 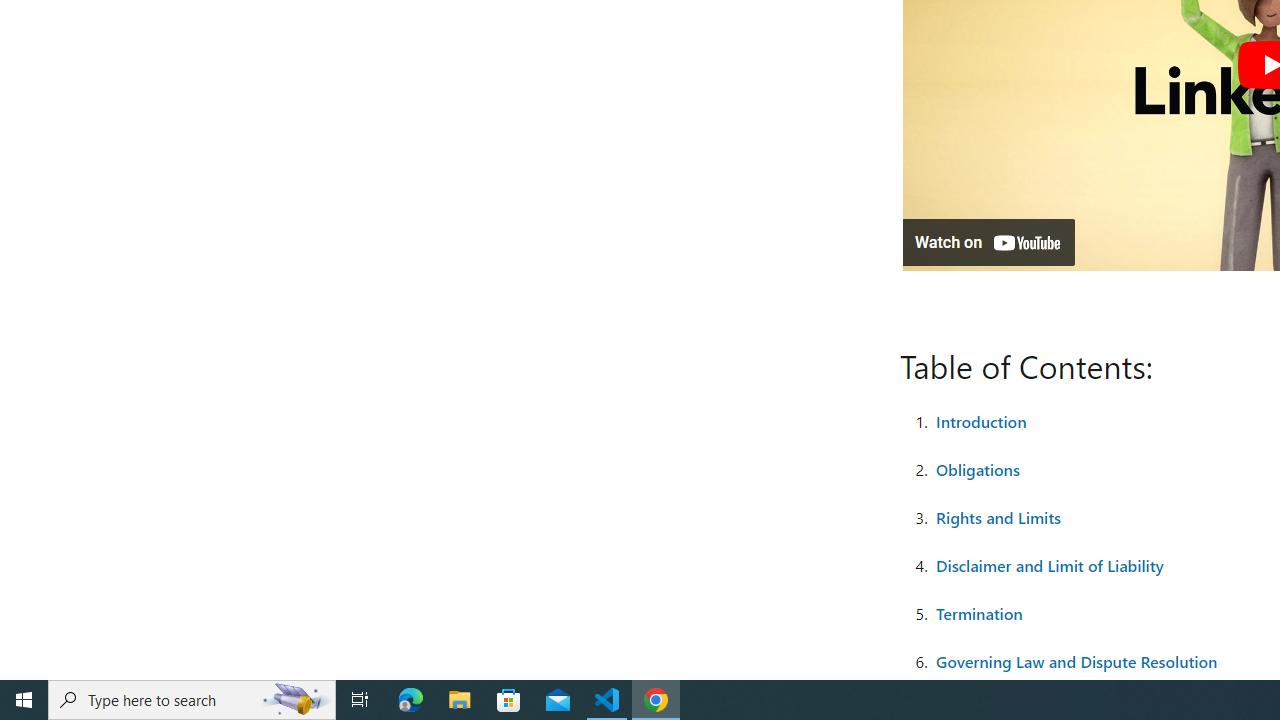 I want to click on 'Obligations', so click(x=977, y=469).